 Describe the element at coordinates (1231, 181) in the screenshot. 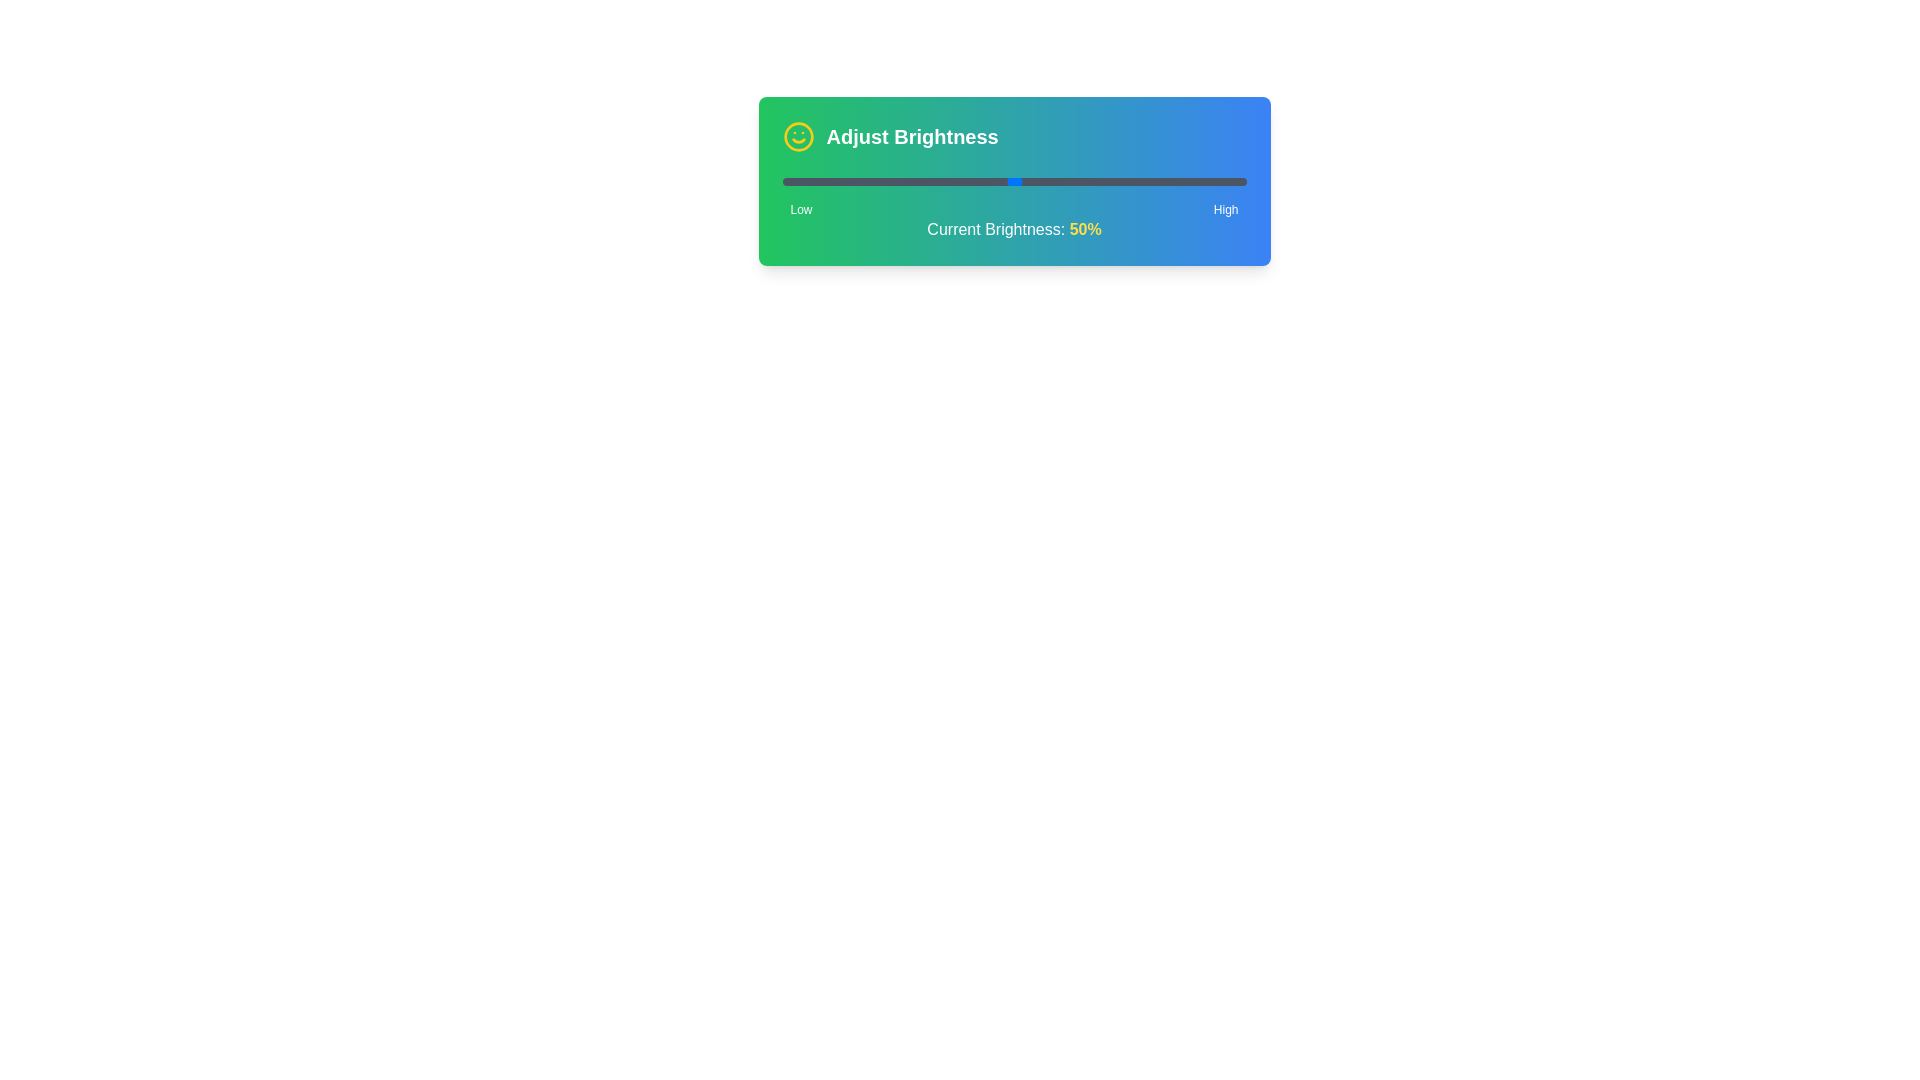

I see `the brightness slider to 97% to observe the visual representation of brightness levels` at that location.